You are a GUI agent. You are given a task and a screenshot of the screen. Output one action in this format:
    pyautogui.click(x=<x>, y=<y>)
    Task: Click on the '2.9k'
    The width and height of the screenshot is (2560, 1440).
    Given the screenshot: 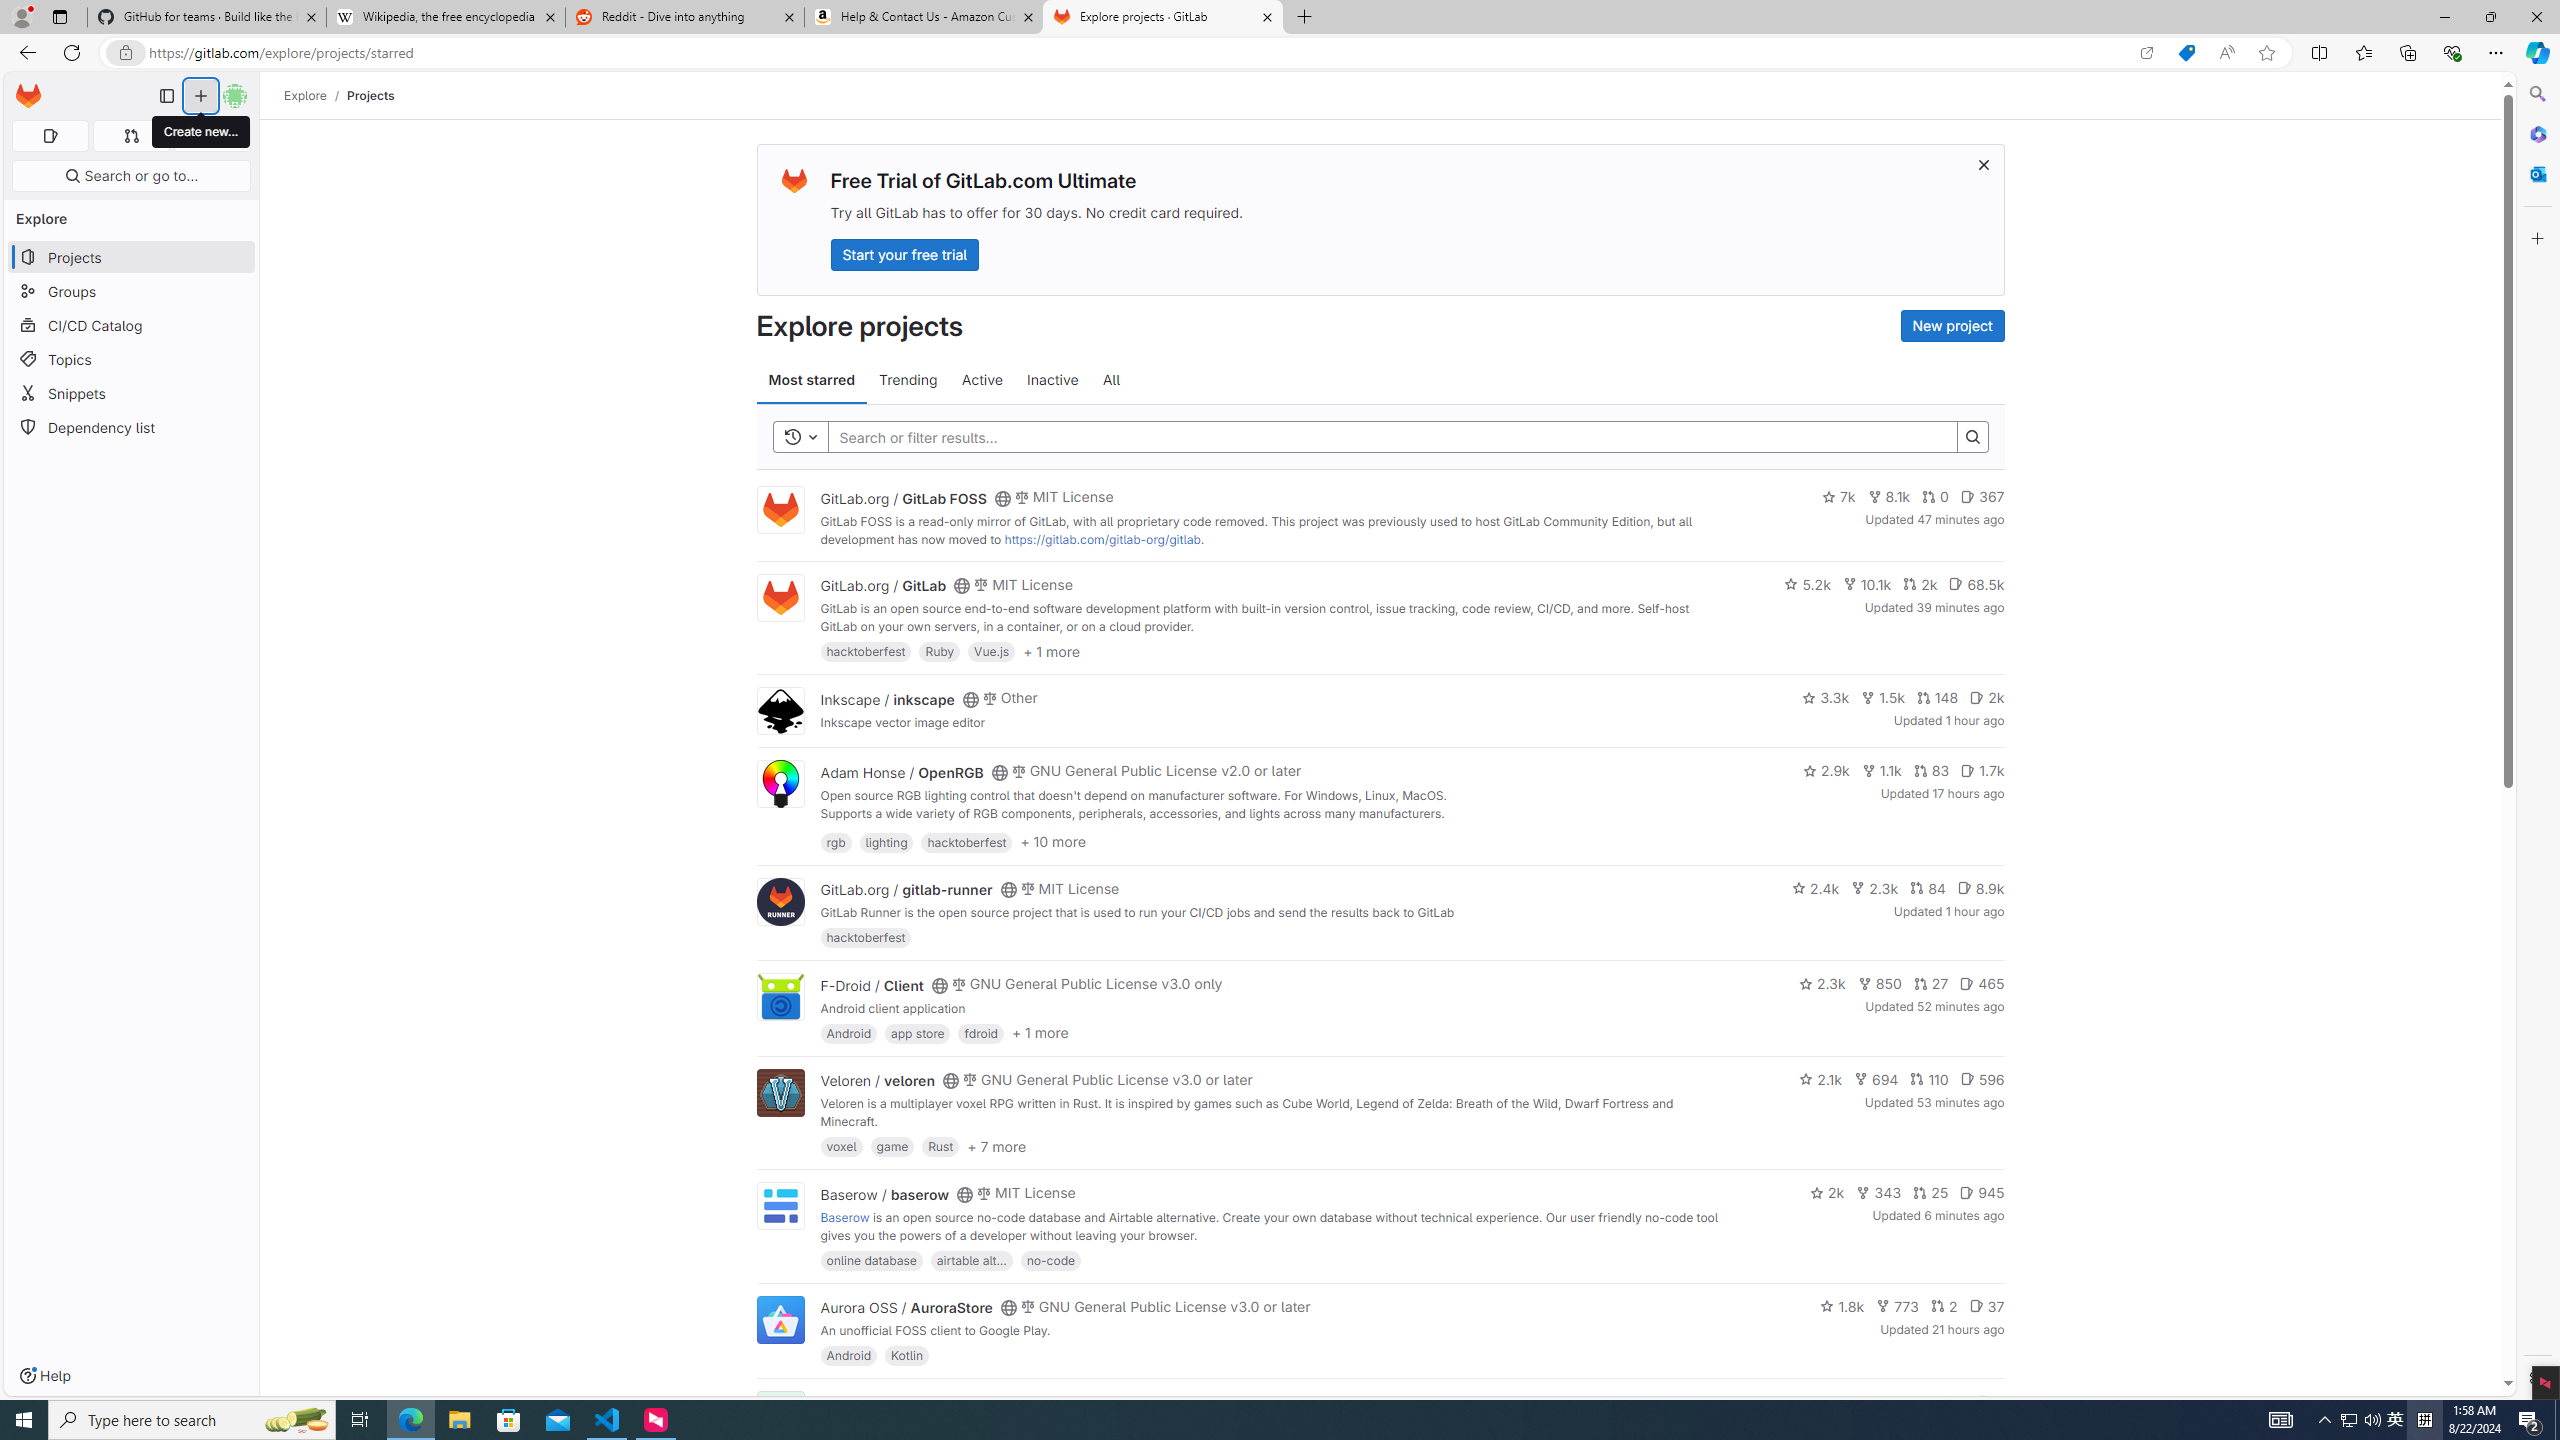 What is the action you would take?
    pyautogui.click(x=1826, y=770)
    